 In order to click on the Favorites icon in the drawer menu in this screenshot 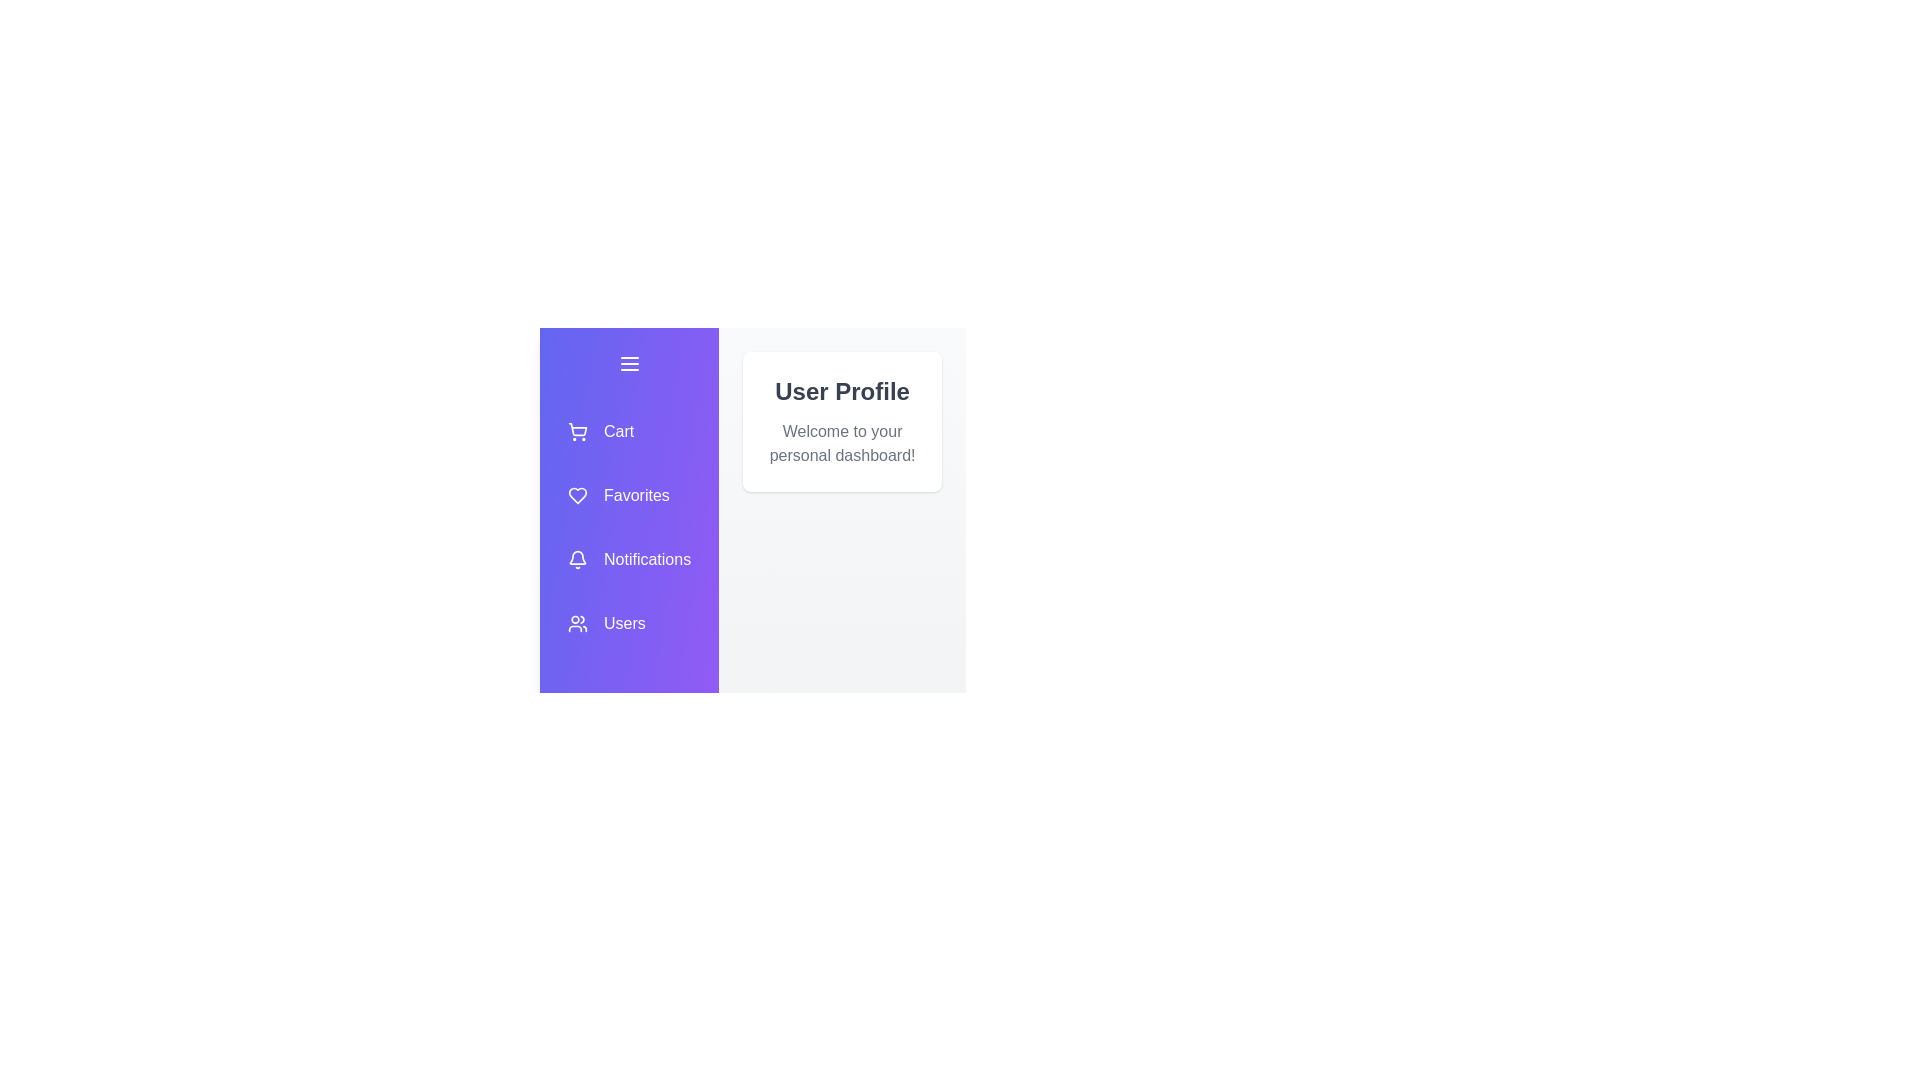, I will do `click(628, 495)`.